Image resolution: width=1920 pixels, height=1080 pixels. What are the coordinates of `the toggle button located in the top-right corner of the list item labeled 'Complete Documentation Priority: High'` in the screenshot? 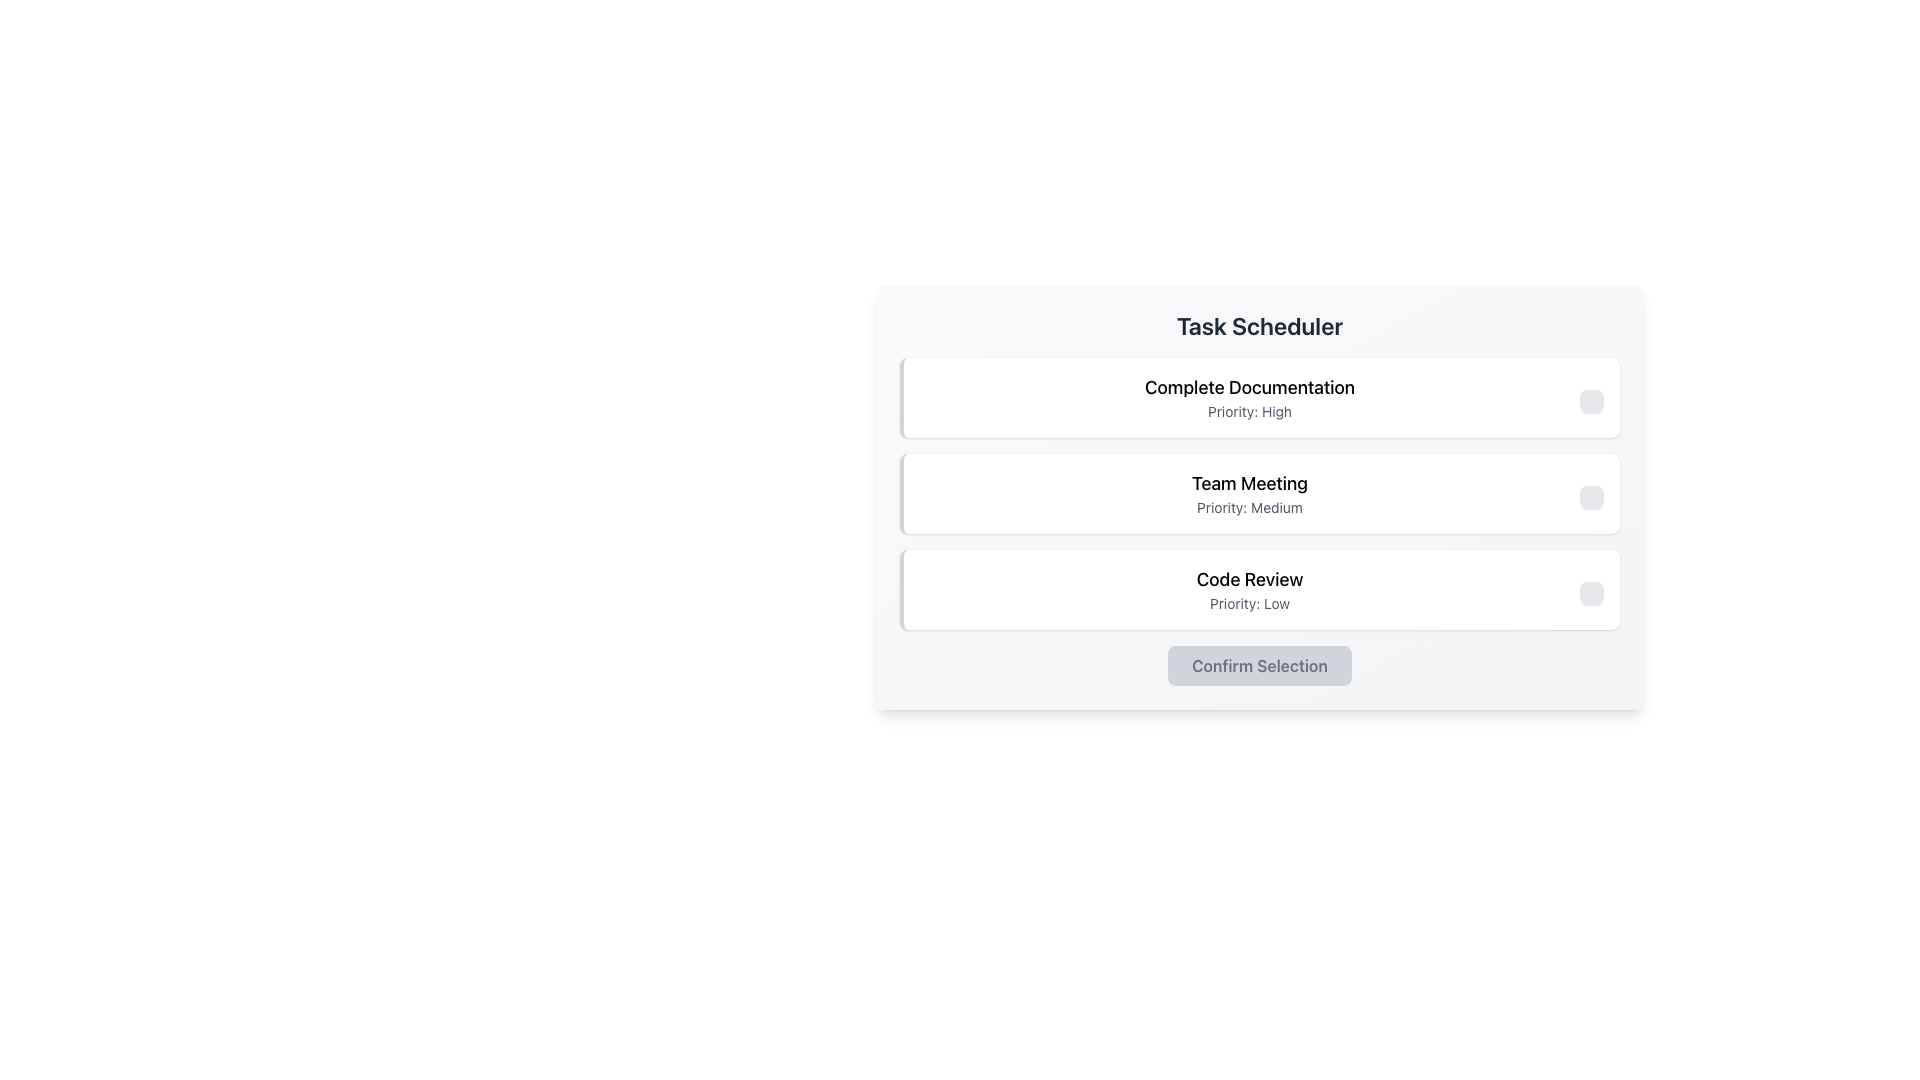 It's located at (1591, 401).